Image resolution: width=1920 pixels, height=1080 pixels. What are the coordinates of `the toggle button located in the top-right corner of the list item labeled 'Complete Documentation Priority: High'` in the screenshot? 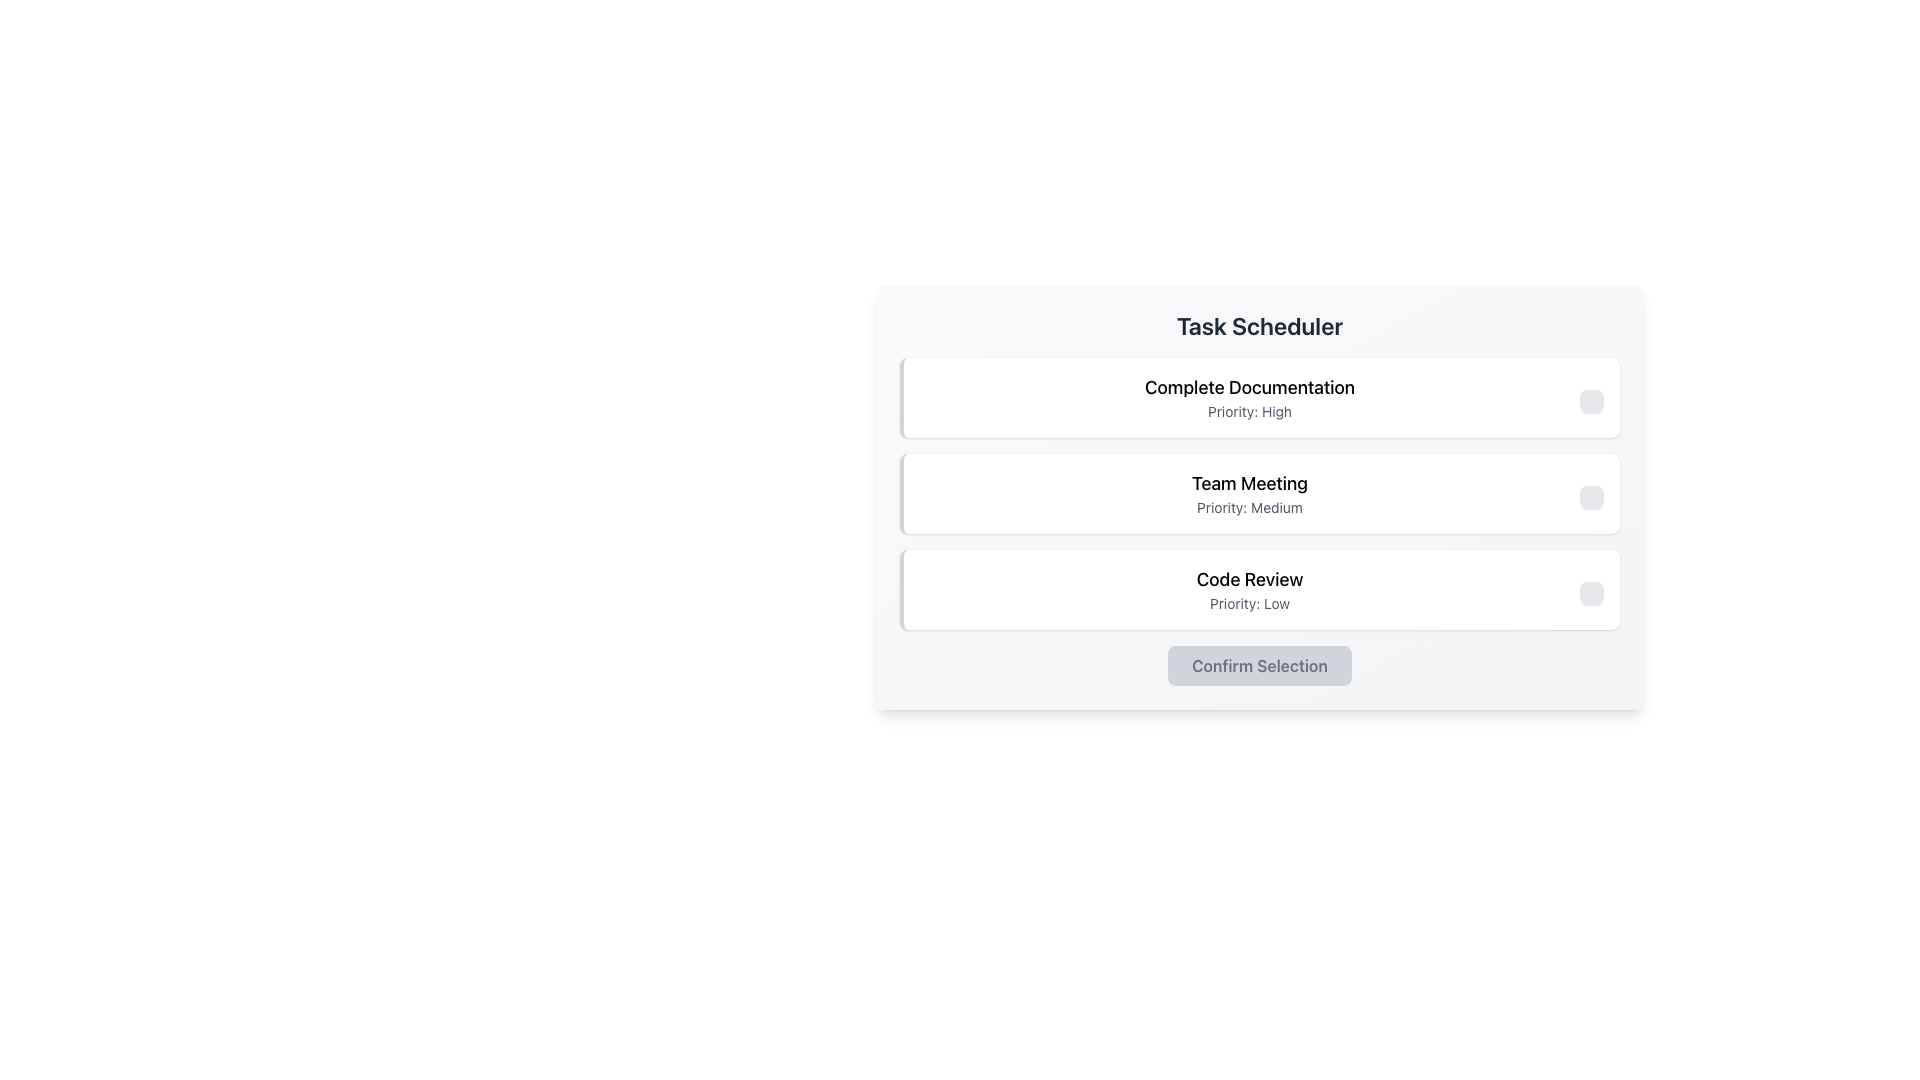 It's located at (1591, 401).